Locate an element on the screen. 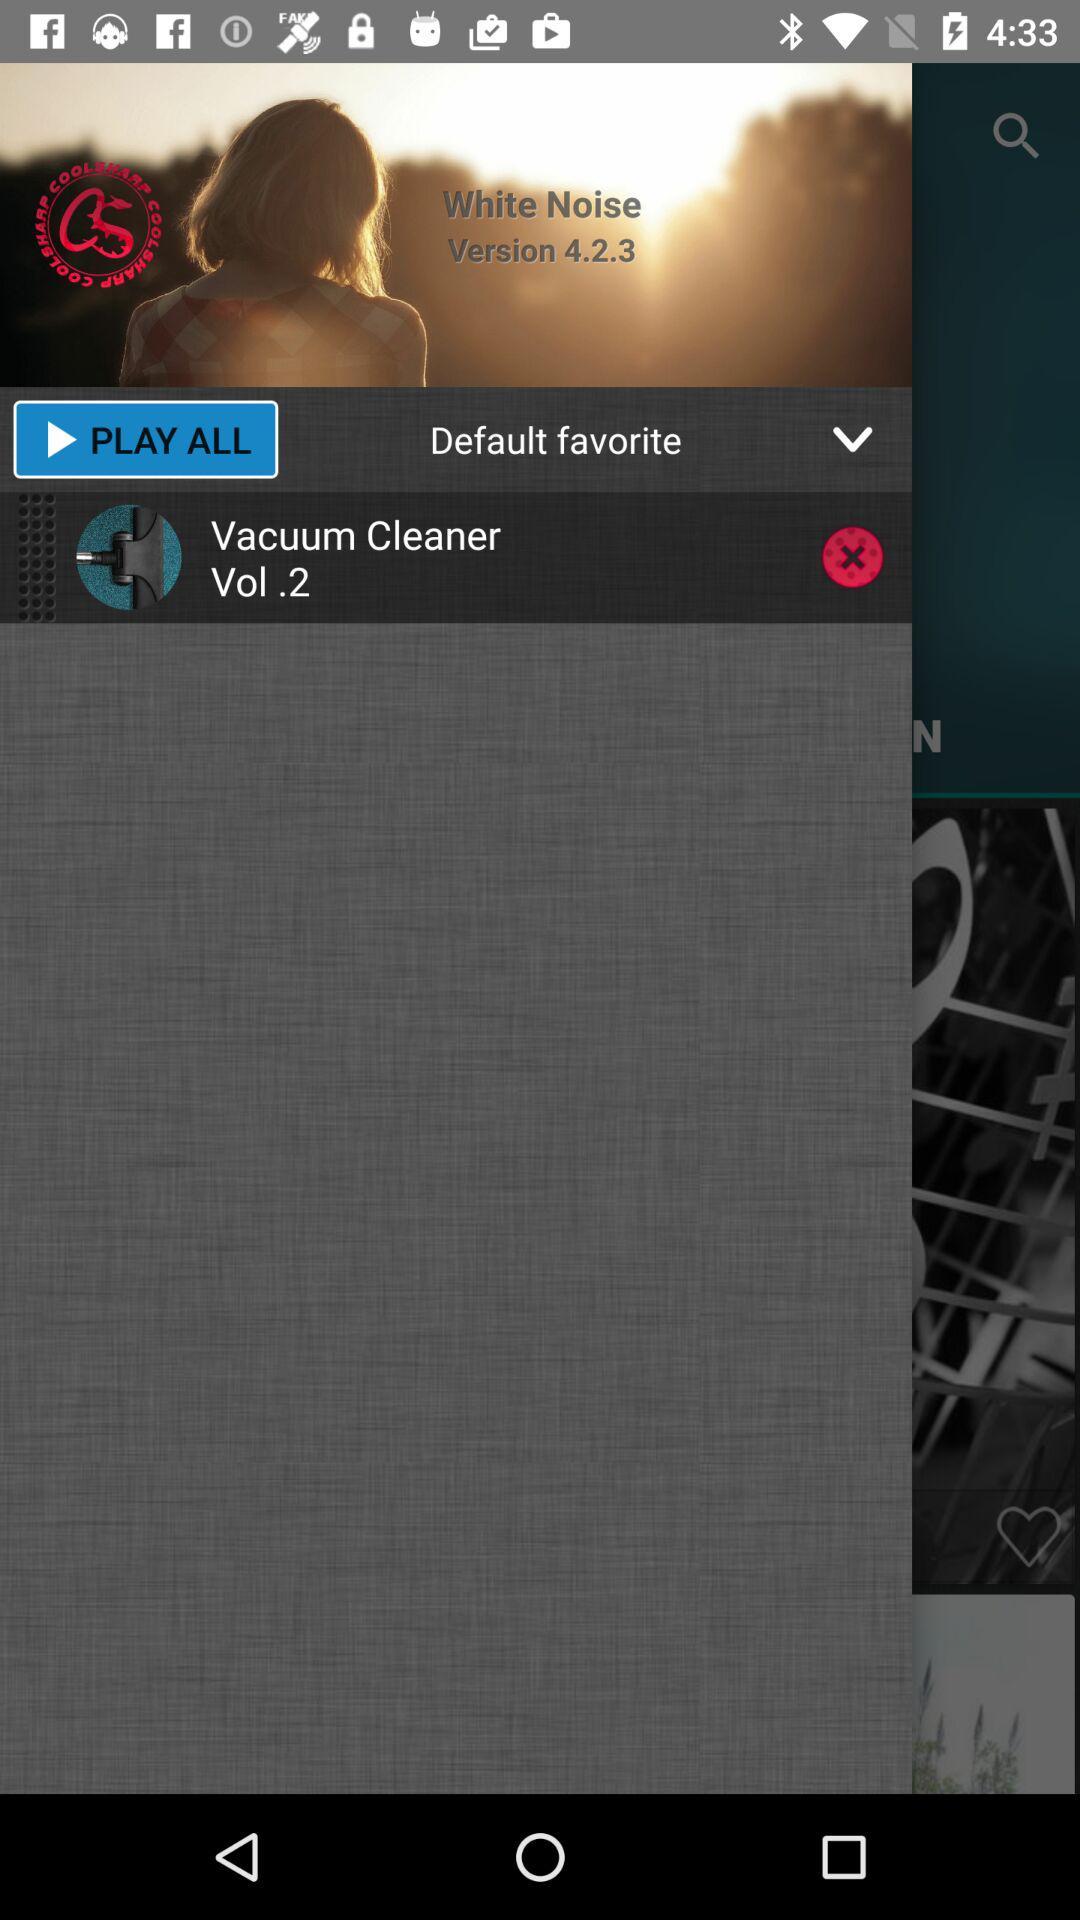  the play icon is located at coordinates (48, 430).